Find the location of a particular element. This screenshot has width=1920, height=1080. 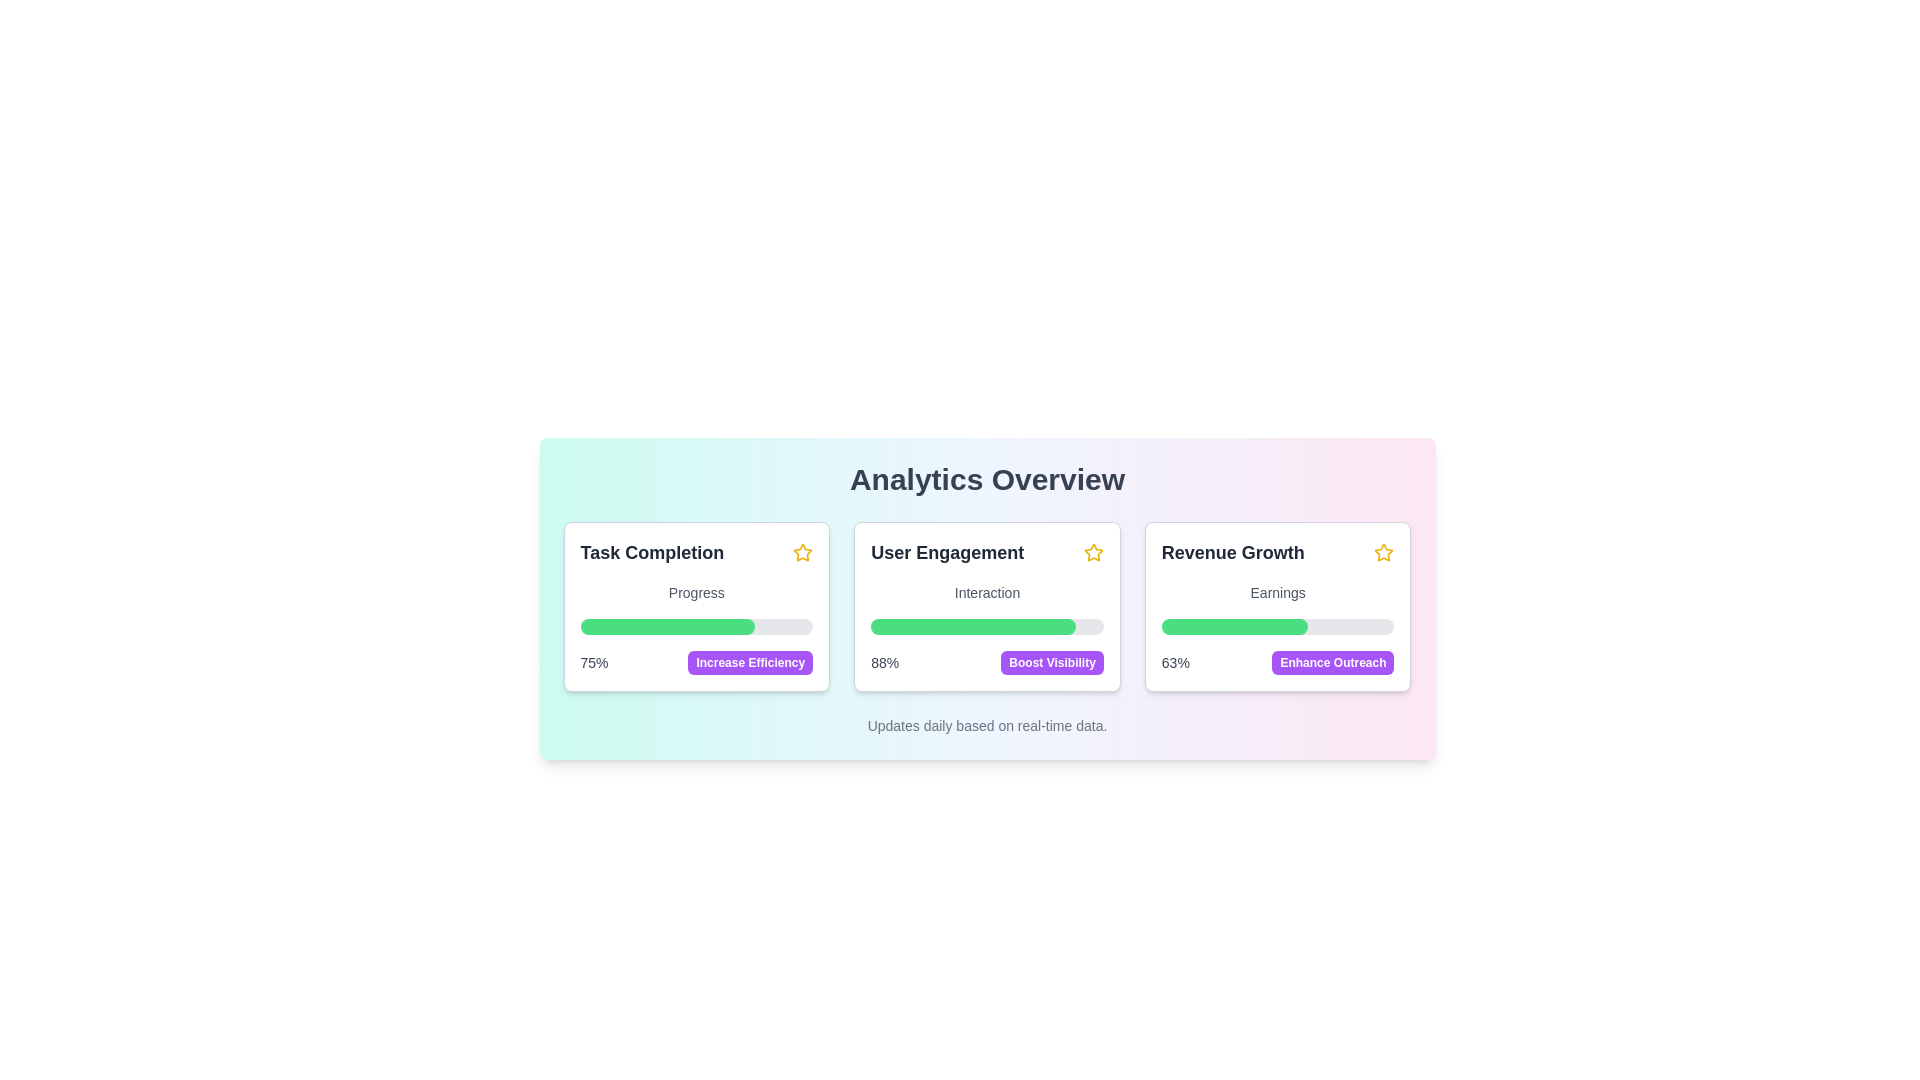

the progress bar in the 'Revenue Growth' card, which is filled to approximately 63% and has a smooth green fill with rounded ends is located at coordinates (1234, 626).